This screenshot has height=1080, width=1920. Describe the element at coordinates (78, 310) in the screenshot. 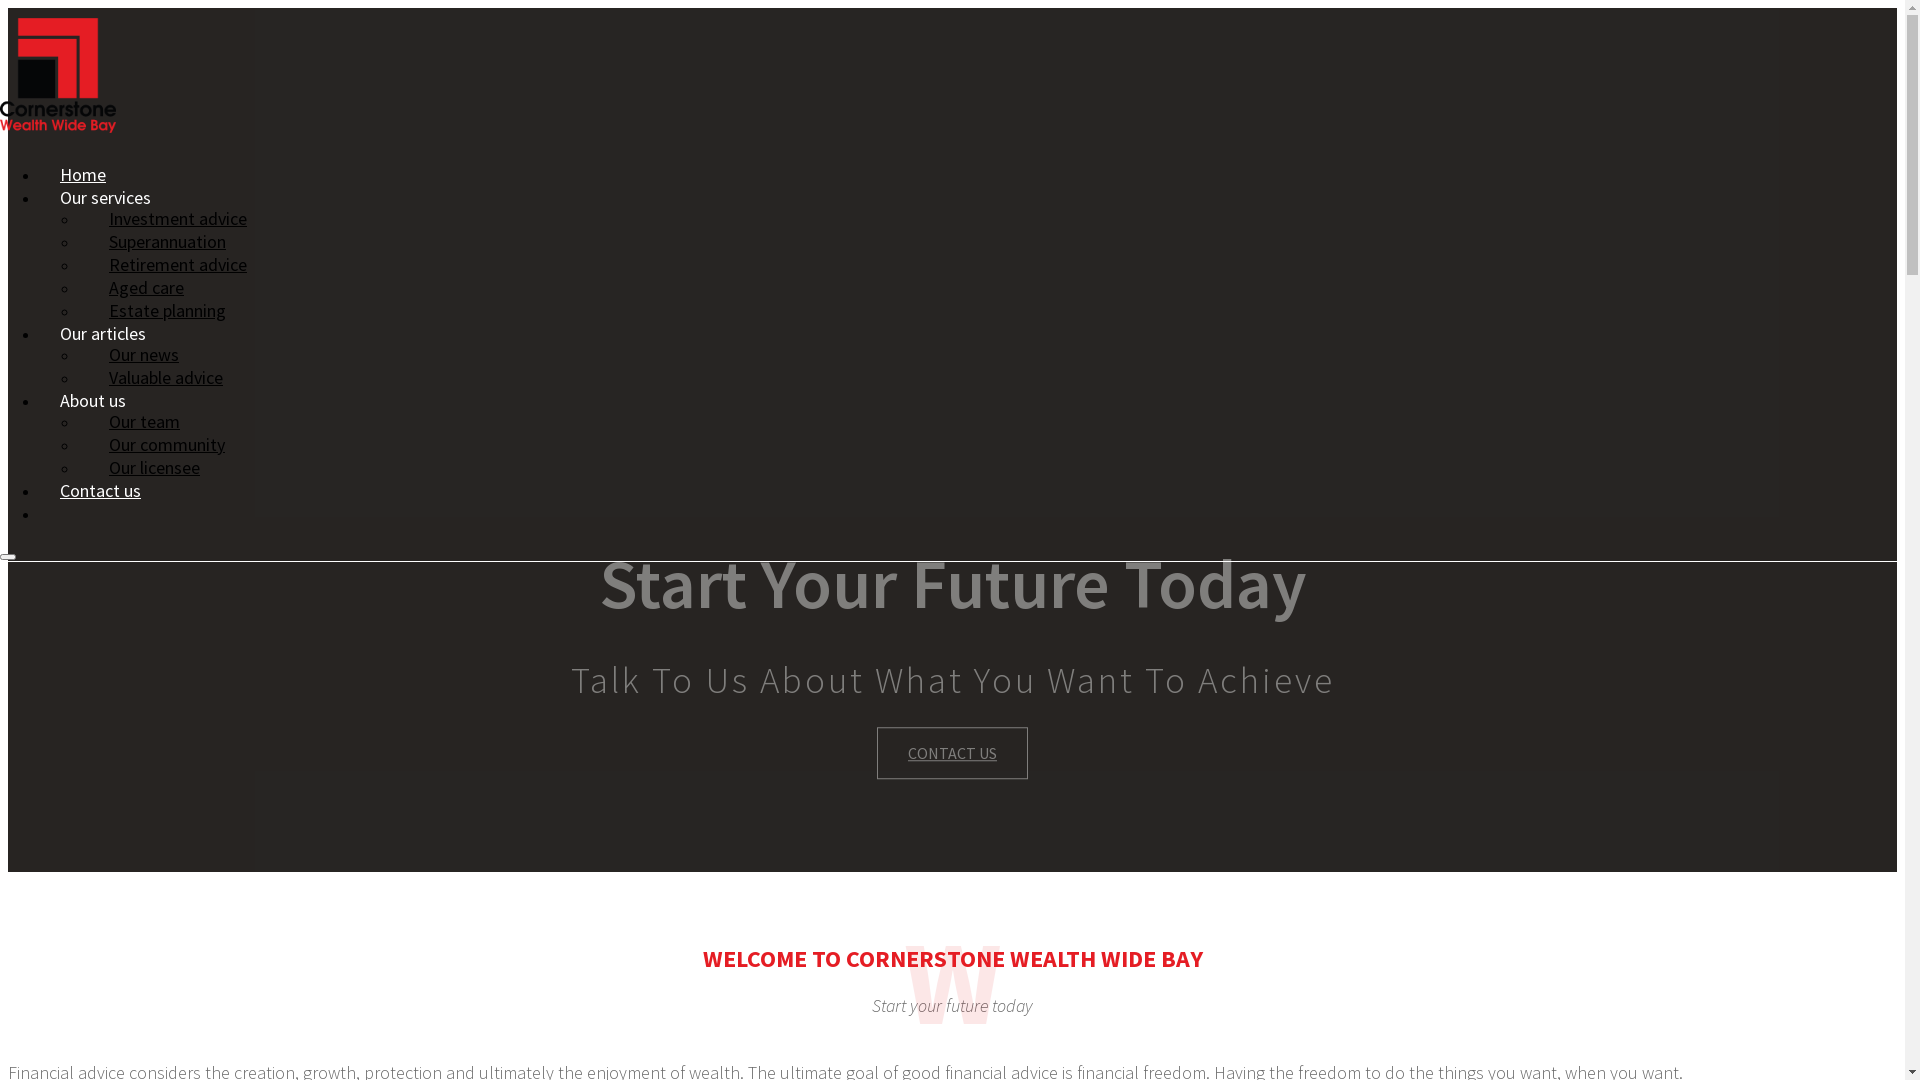

I see `'Estate planning'` at that location.